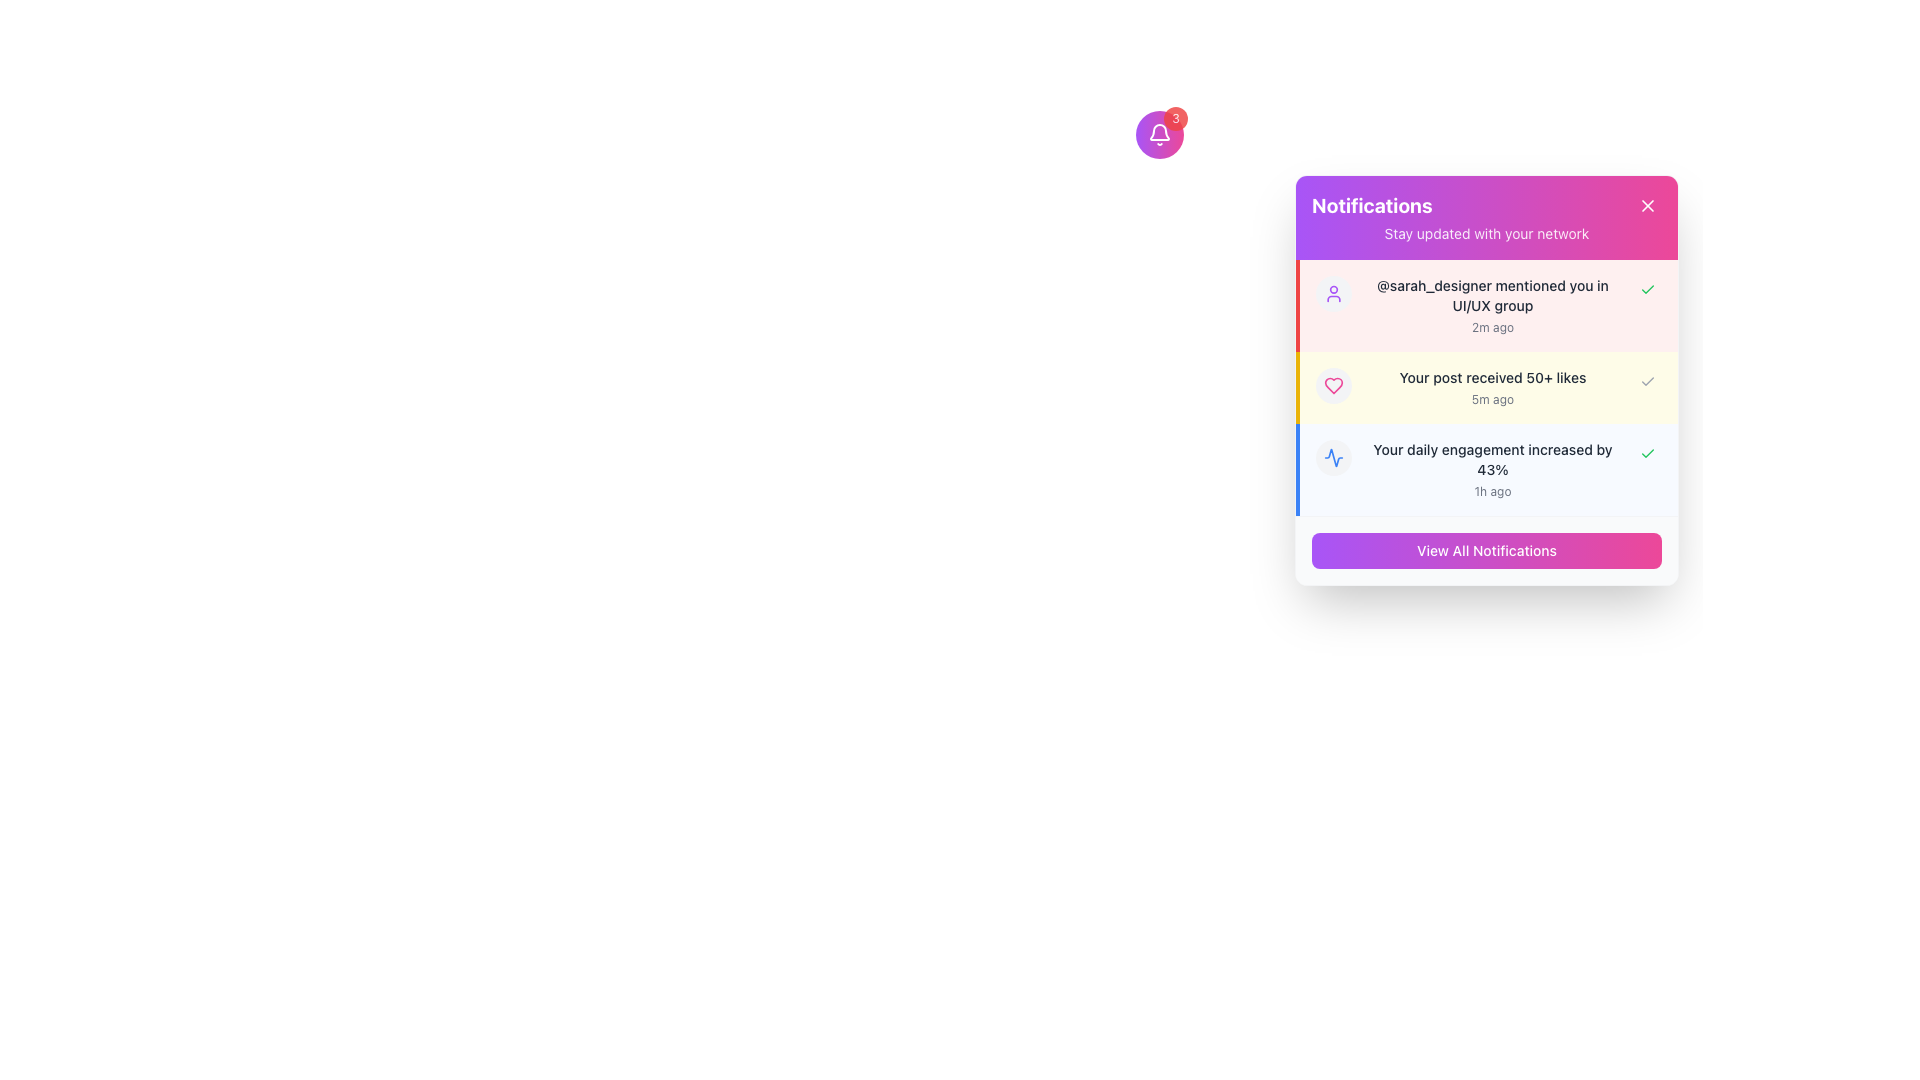 The width and height of the screenshot is (1920, 1080). Describe the element at coordinates (1159, 135) in the screenshot. I see `the circular button with a gradient background and a white bell icon, which has a red notification badge displaying '3'` at that location.